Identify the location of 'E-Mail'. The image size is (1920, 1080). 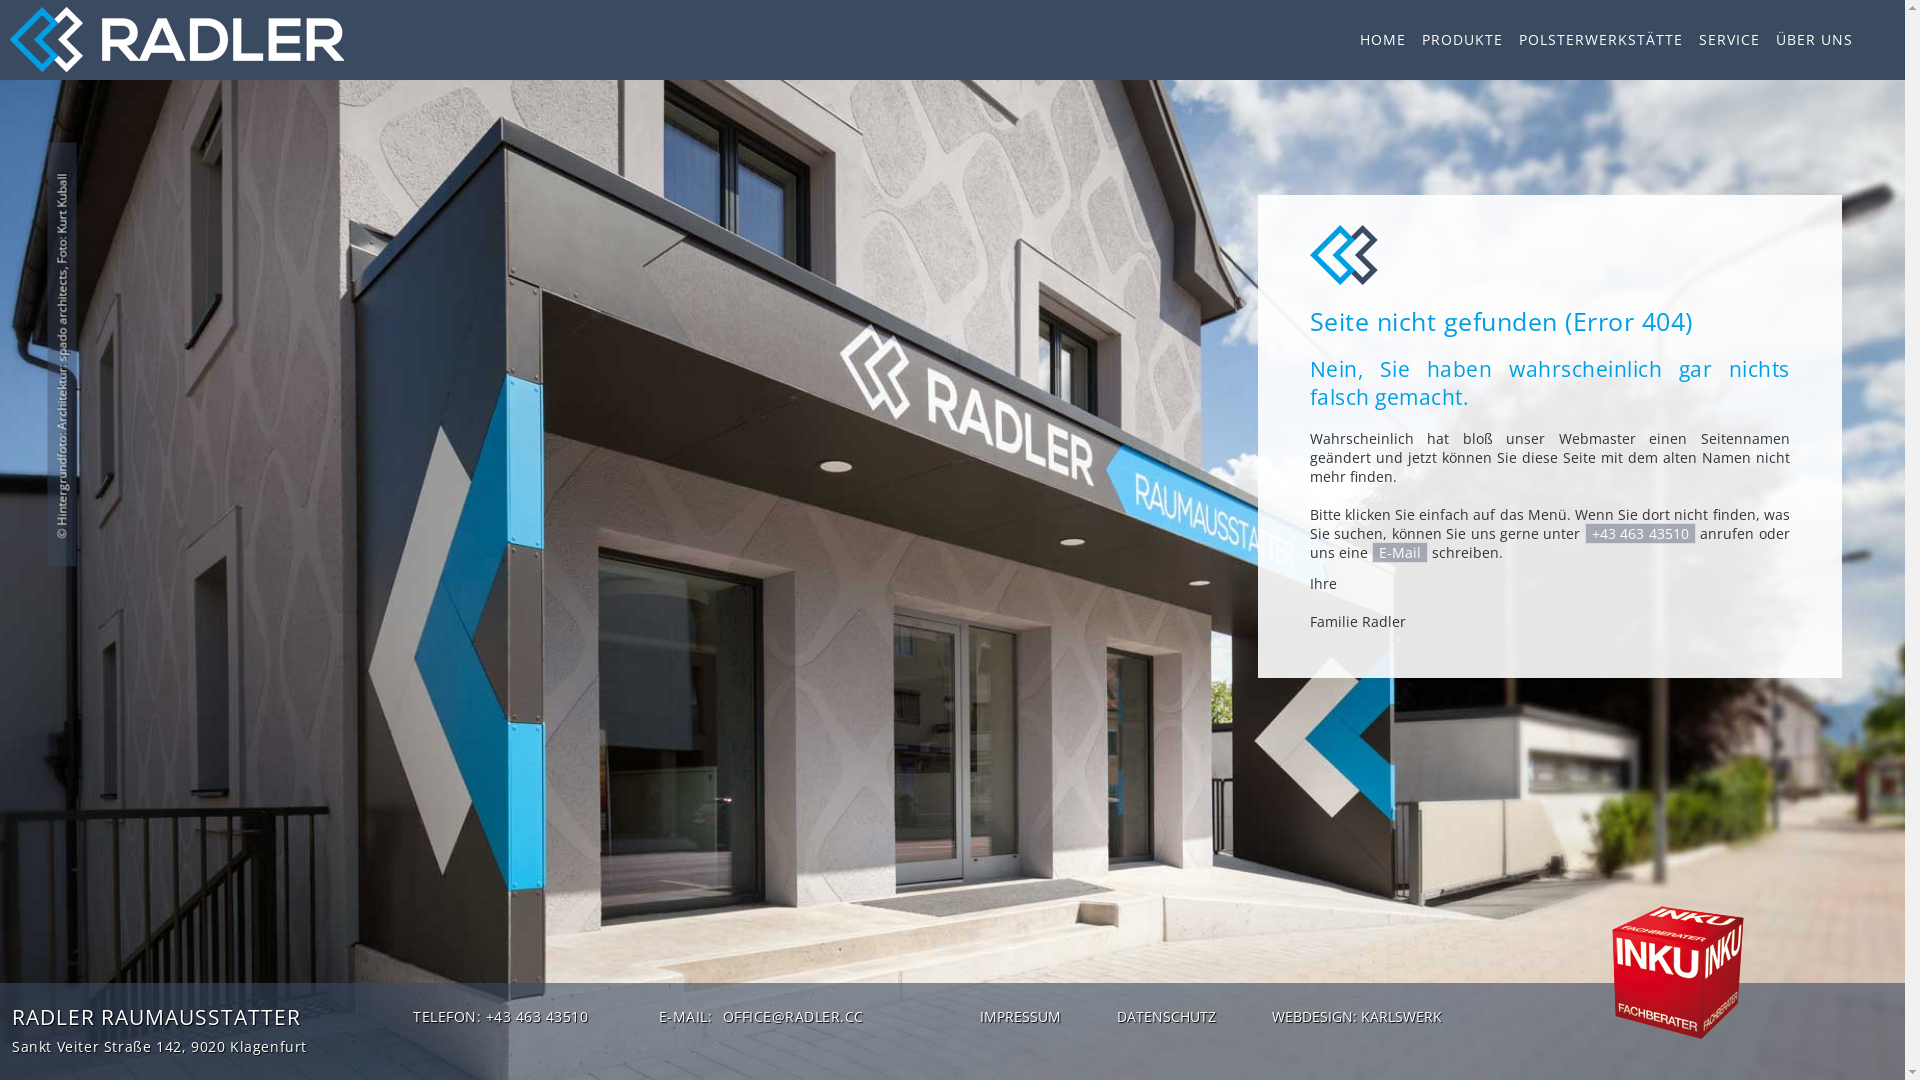
(1399, 552).